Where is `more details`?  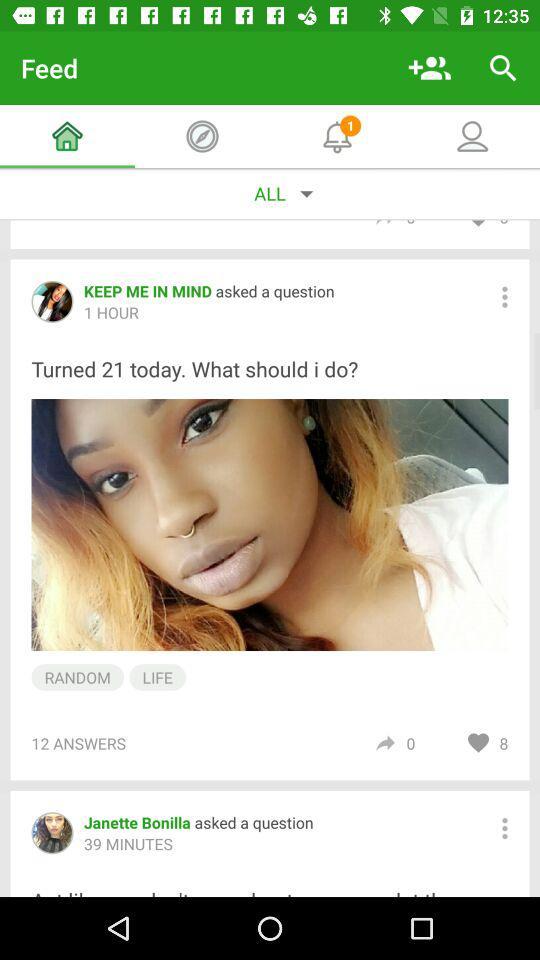 more details is located at coordinates (503, 296).